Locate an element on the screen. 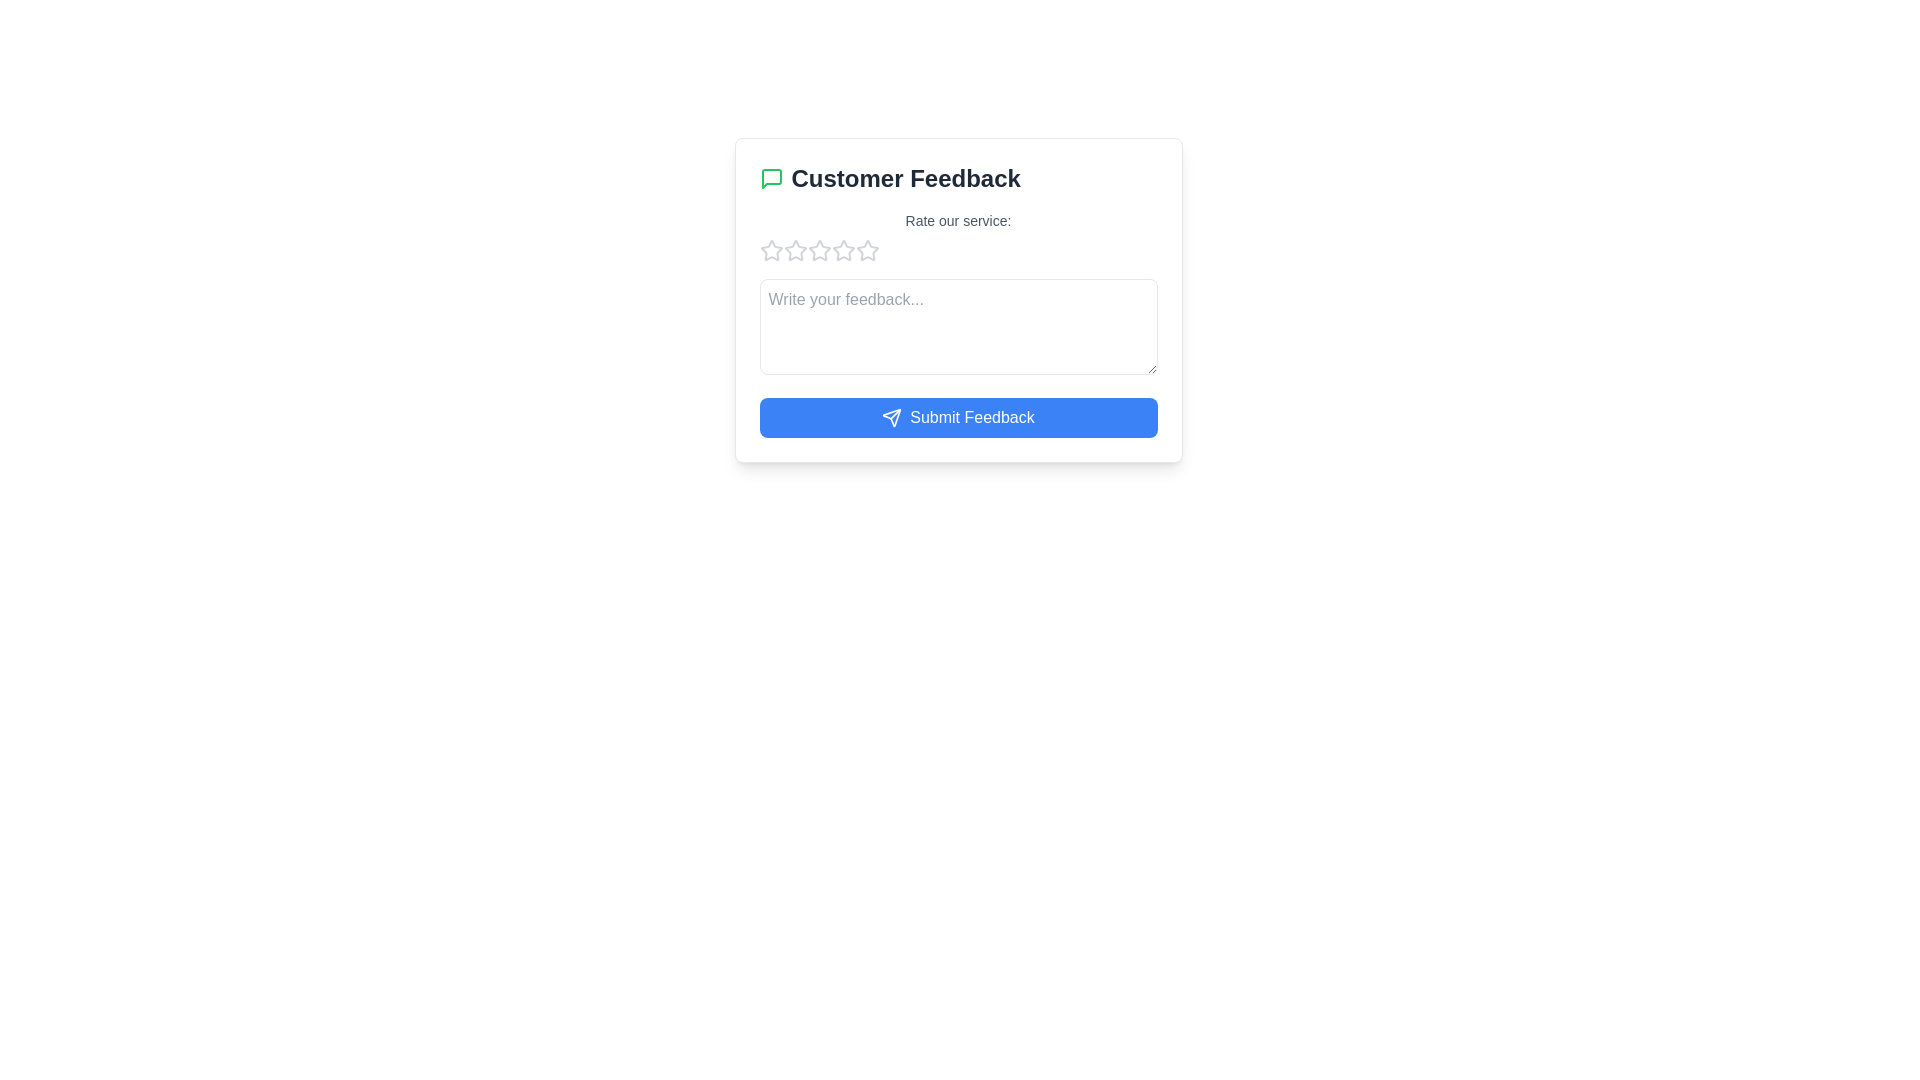  the fourth star icon in the rating system is located at coordinates (843, 249).